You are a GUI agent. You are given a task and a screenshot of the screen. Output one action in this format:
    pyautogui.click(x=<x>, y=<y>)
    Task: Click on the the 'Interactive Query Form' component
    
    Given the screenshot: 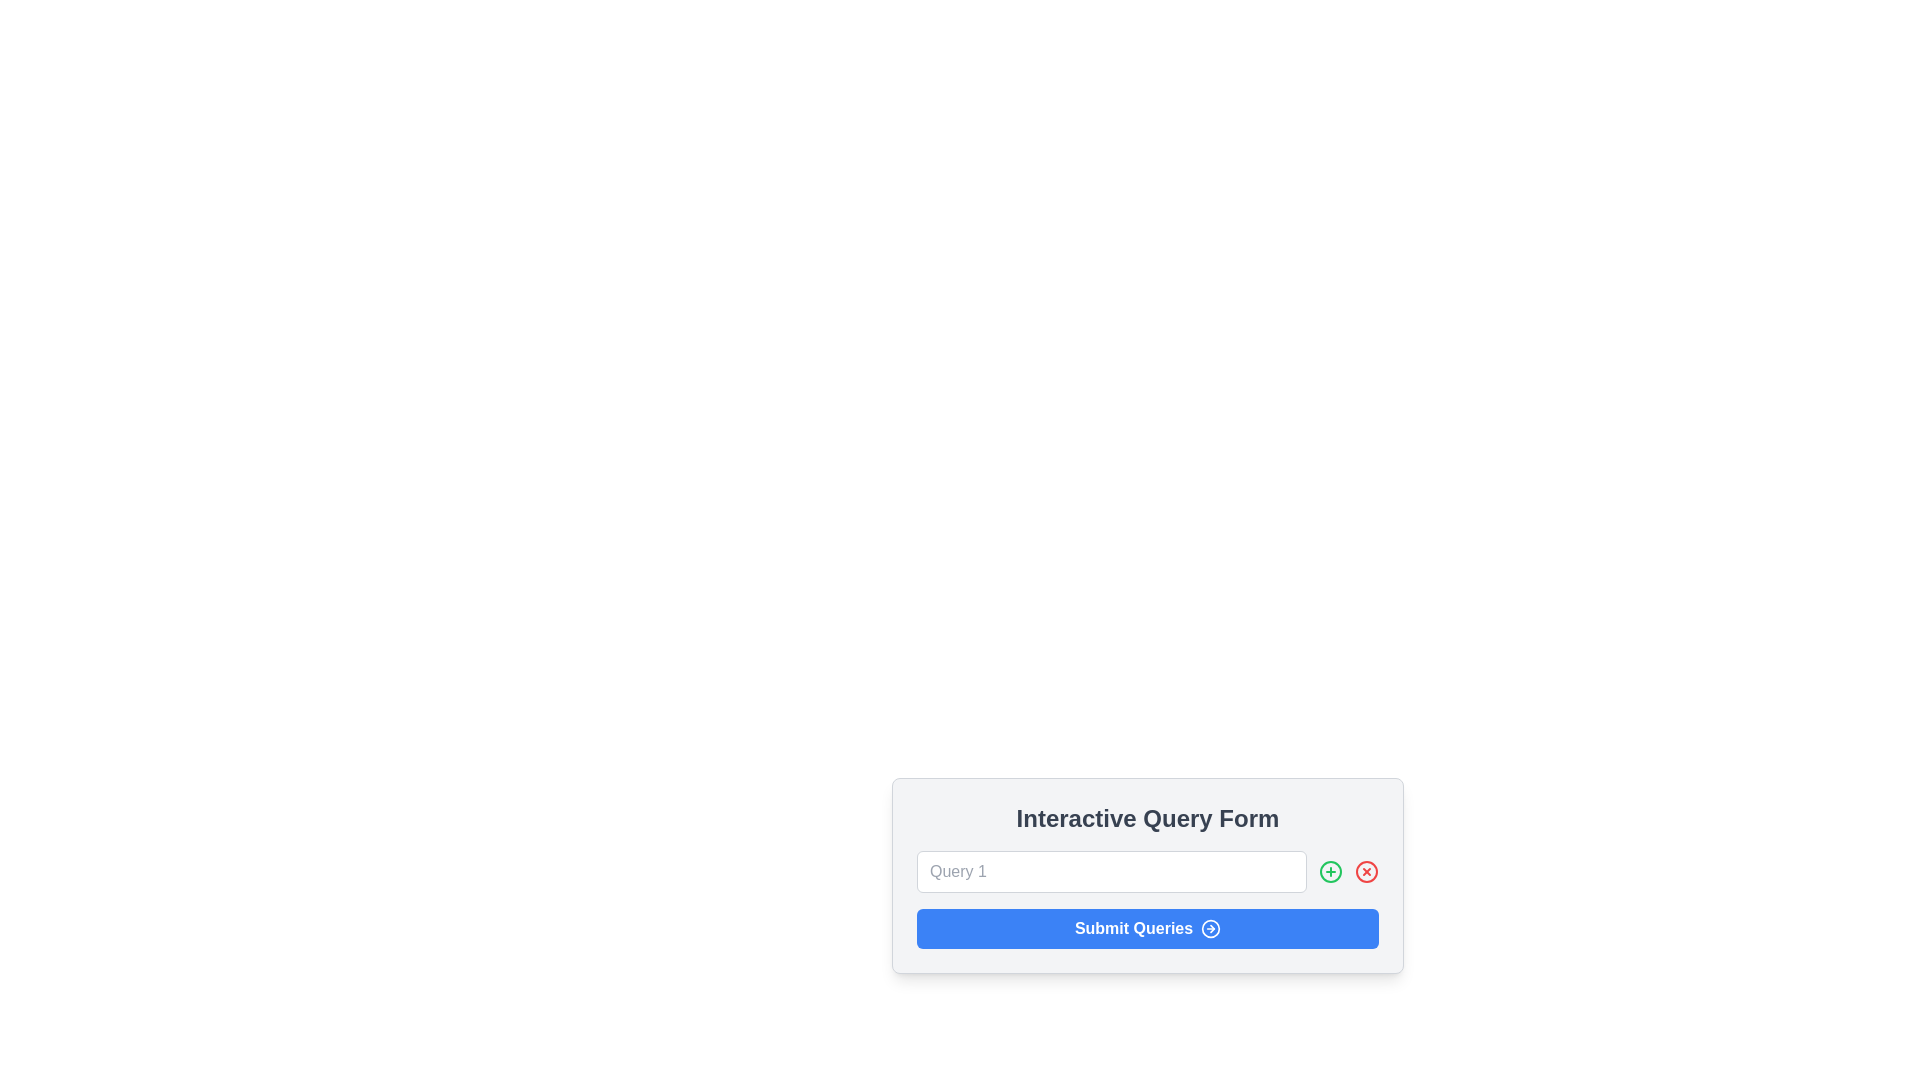 What is the action you would take?
    pyautogui.click(x=1147, y=874)
    